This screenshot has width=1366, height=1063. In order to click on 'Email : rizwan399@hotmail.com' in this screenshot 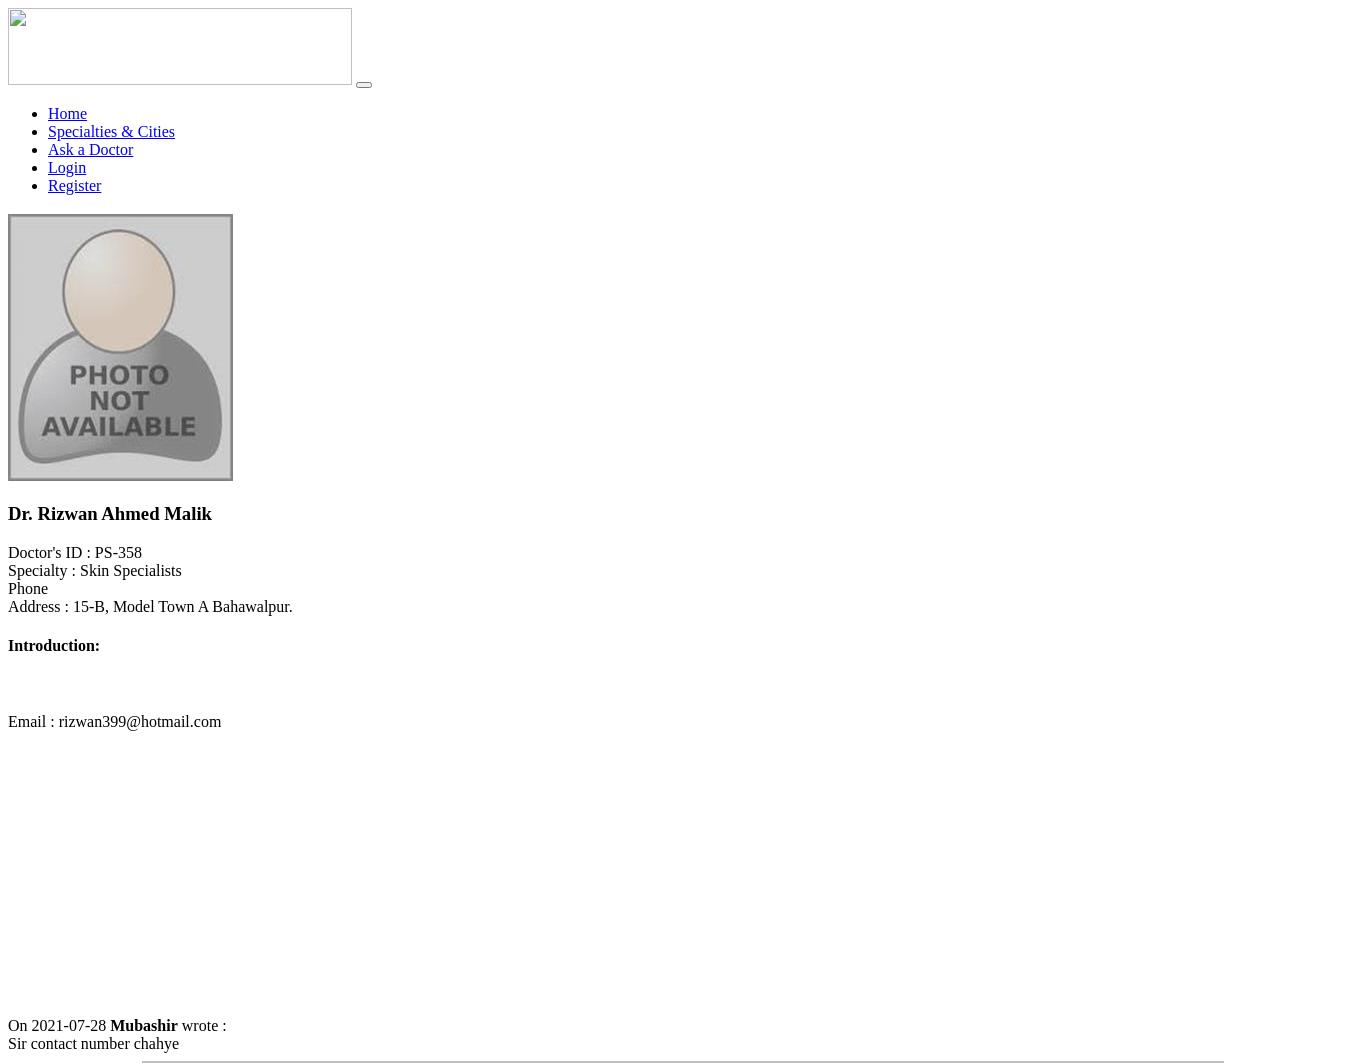, I will do `click(114, 719)`.